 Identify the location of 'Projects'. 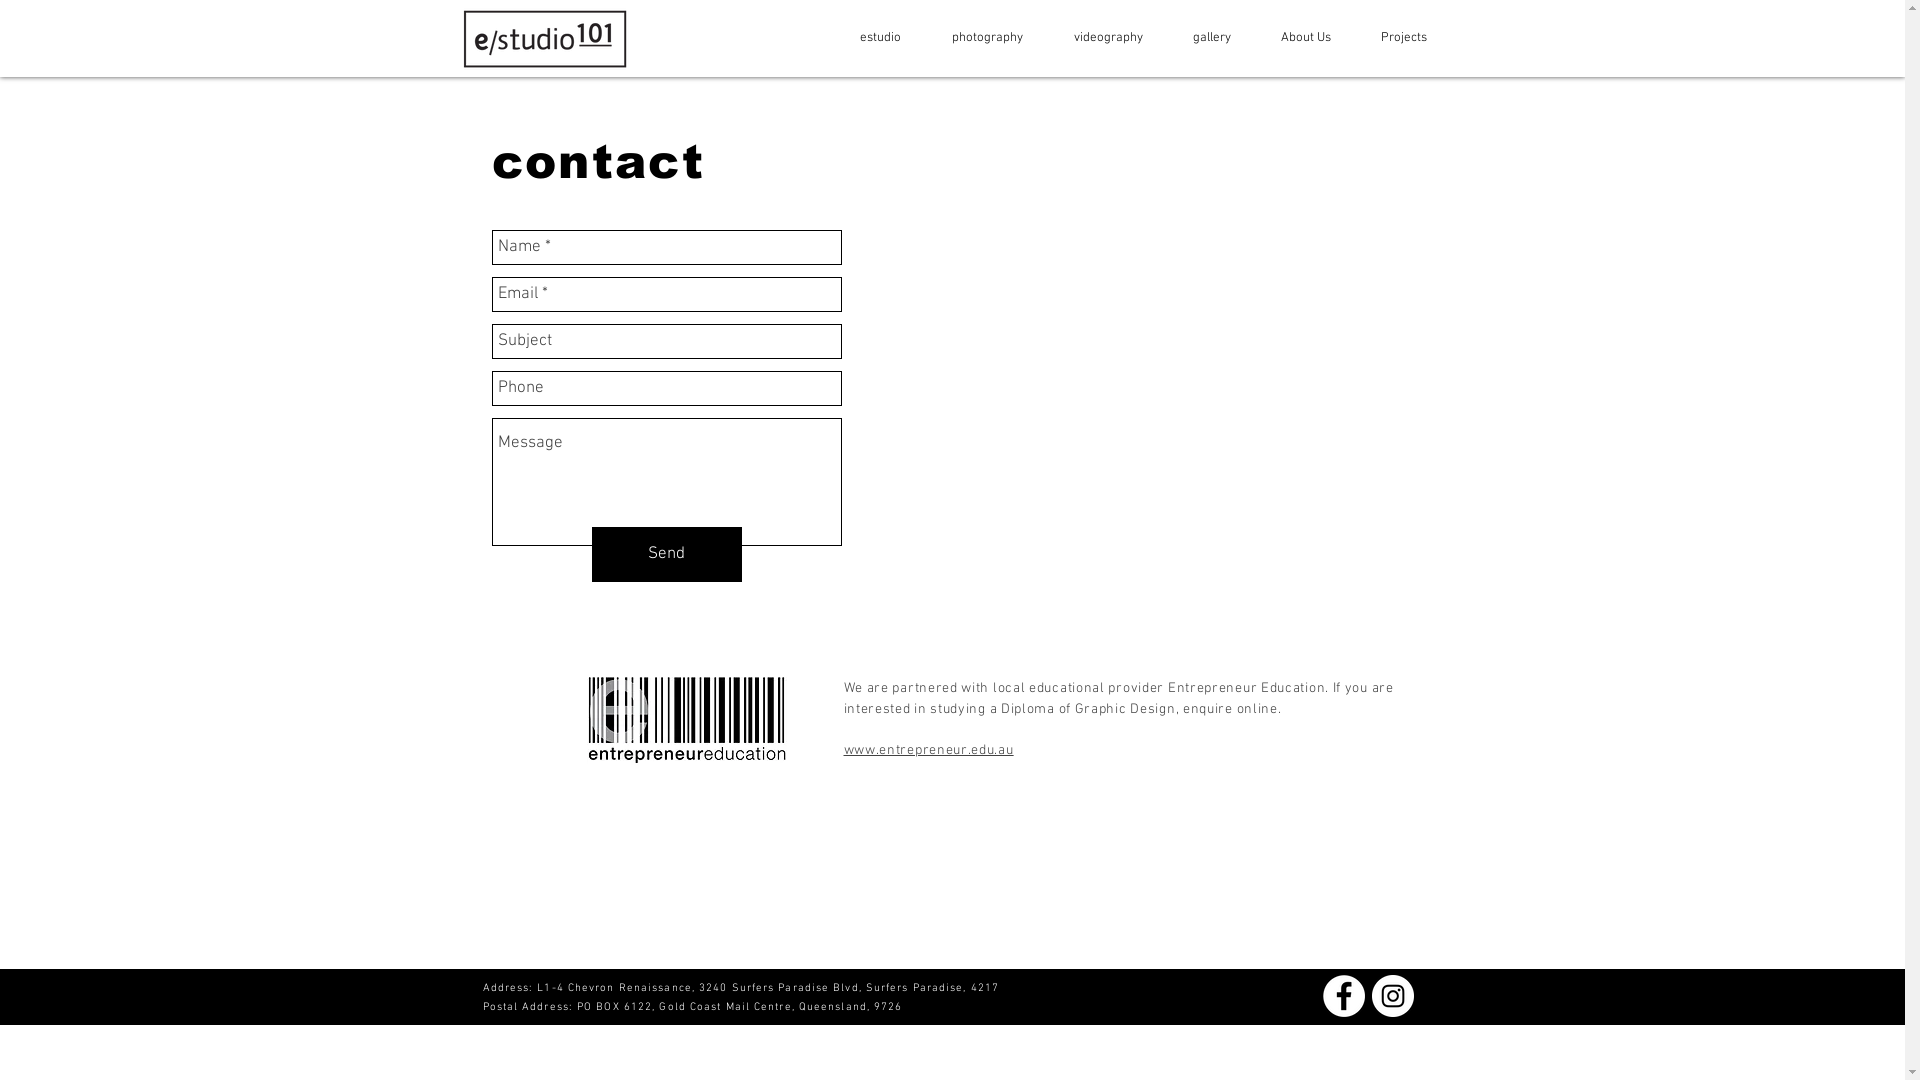
(1392, 38).